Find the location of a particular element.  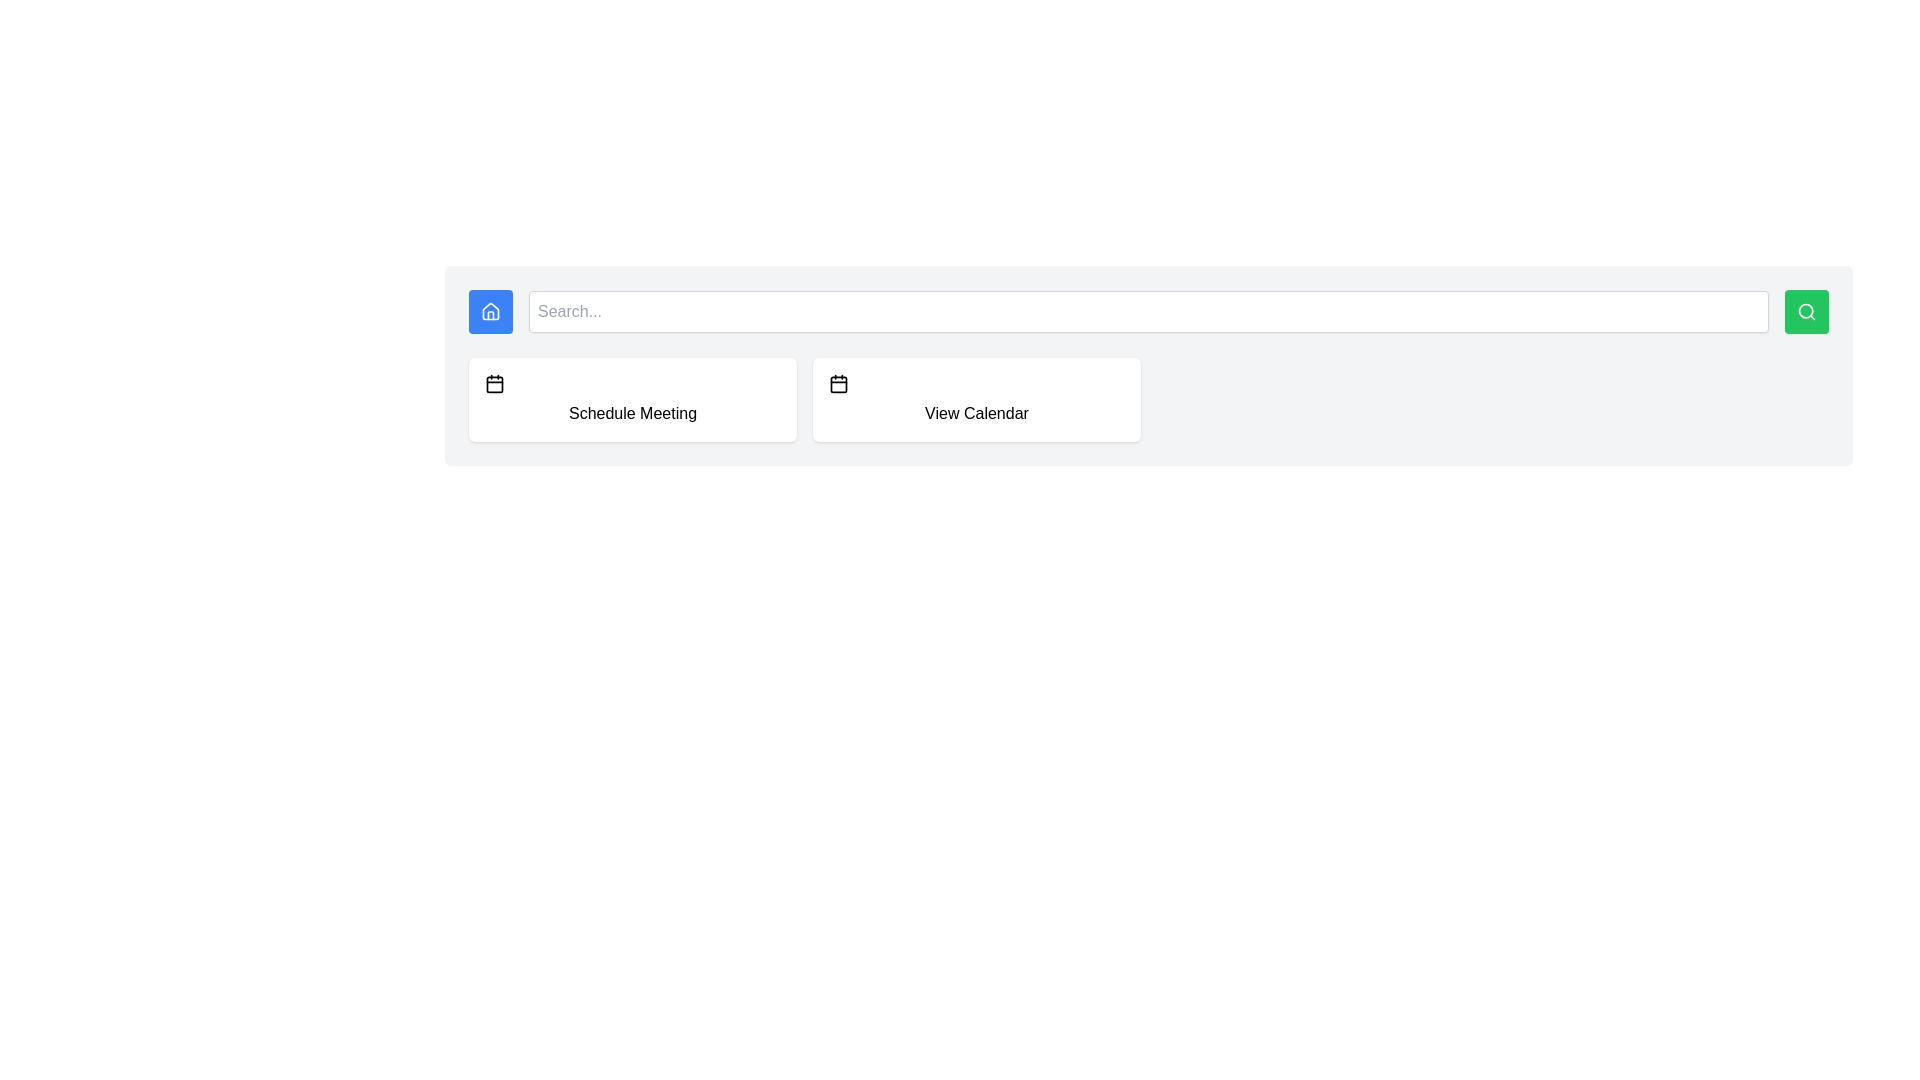

the central circular part of the search icon located in the top-right corner of the header, which is represented by a minimalistic SVG Circle is located at coordinates (1806, 311).